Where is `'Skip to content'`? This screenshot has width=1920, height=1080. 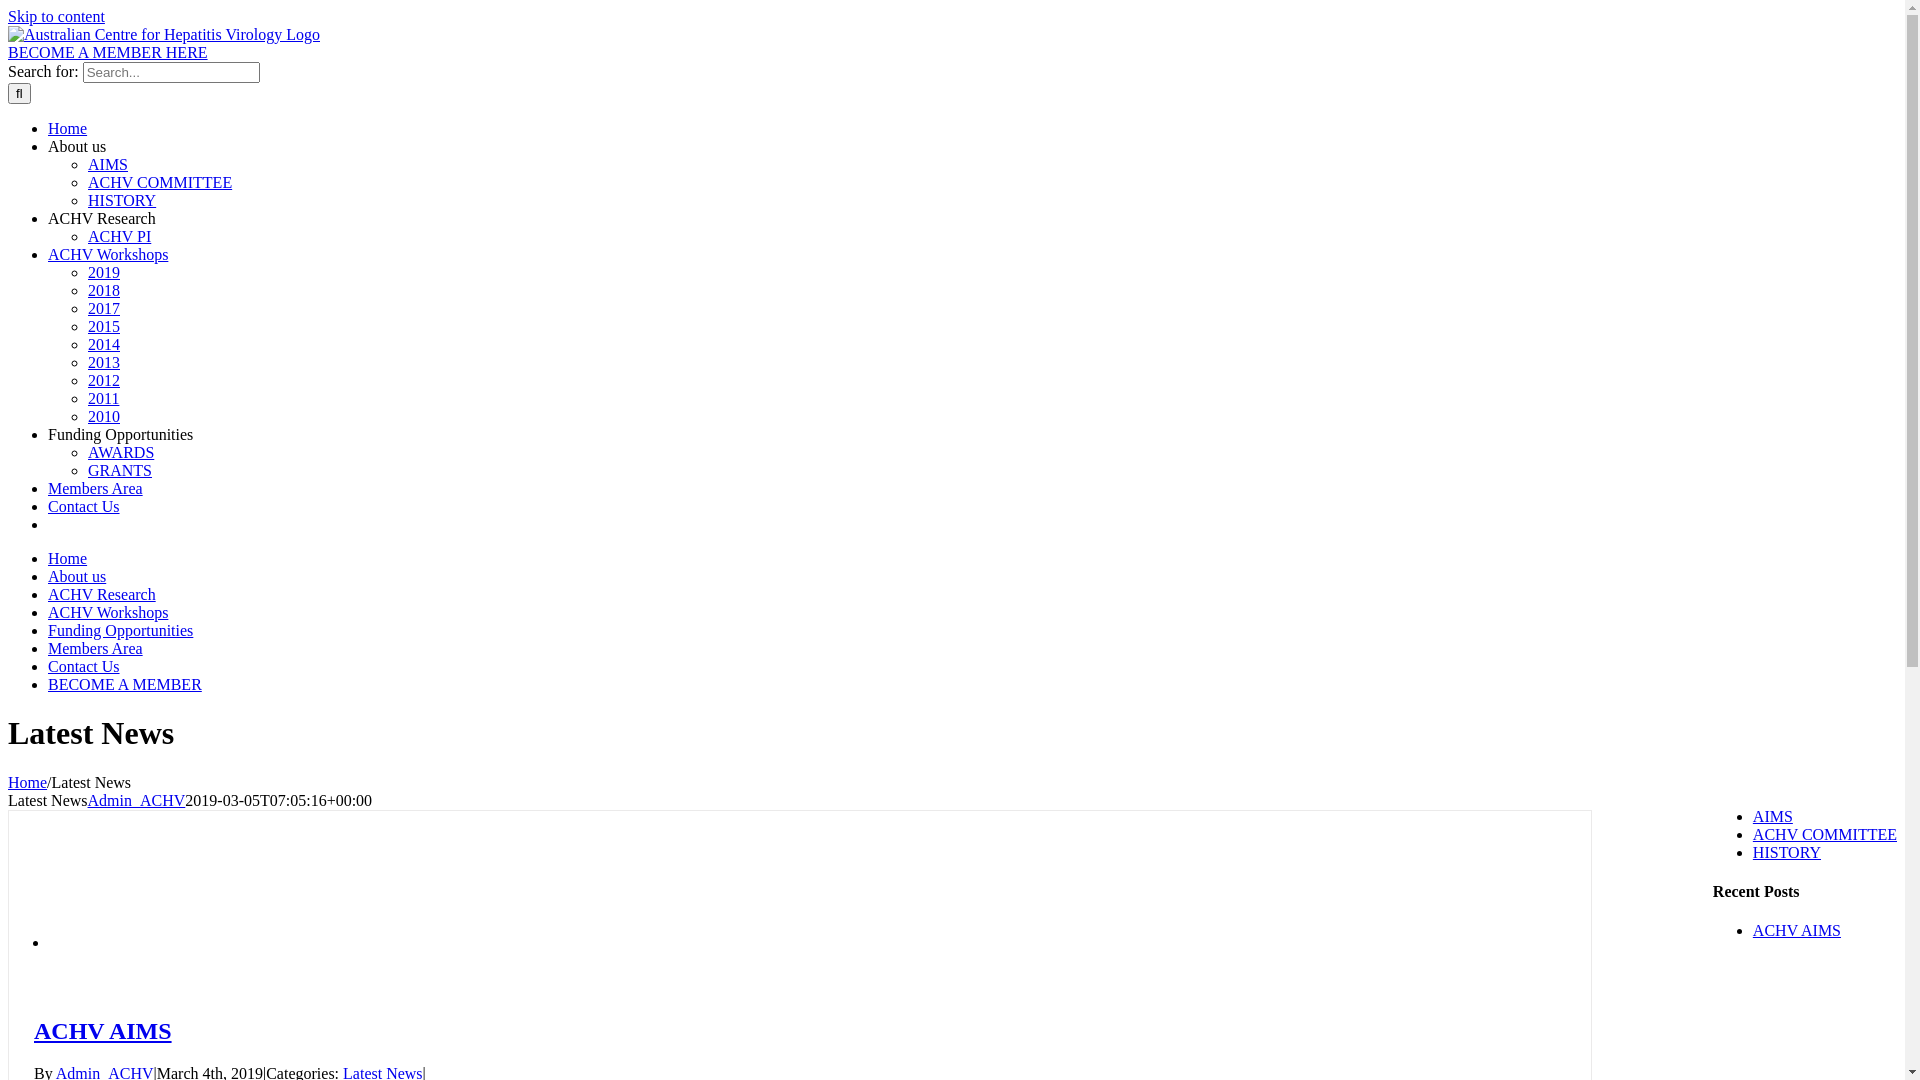 'Skip to content' is located at coordinates (56, 16).